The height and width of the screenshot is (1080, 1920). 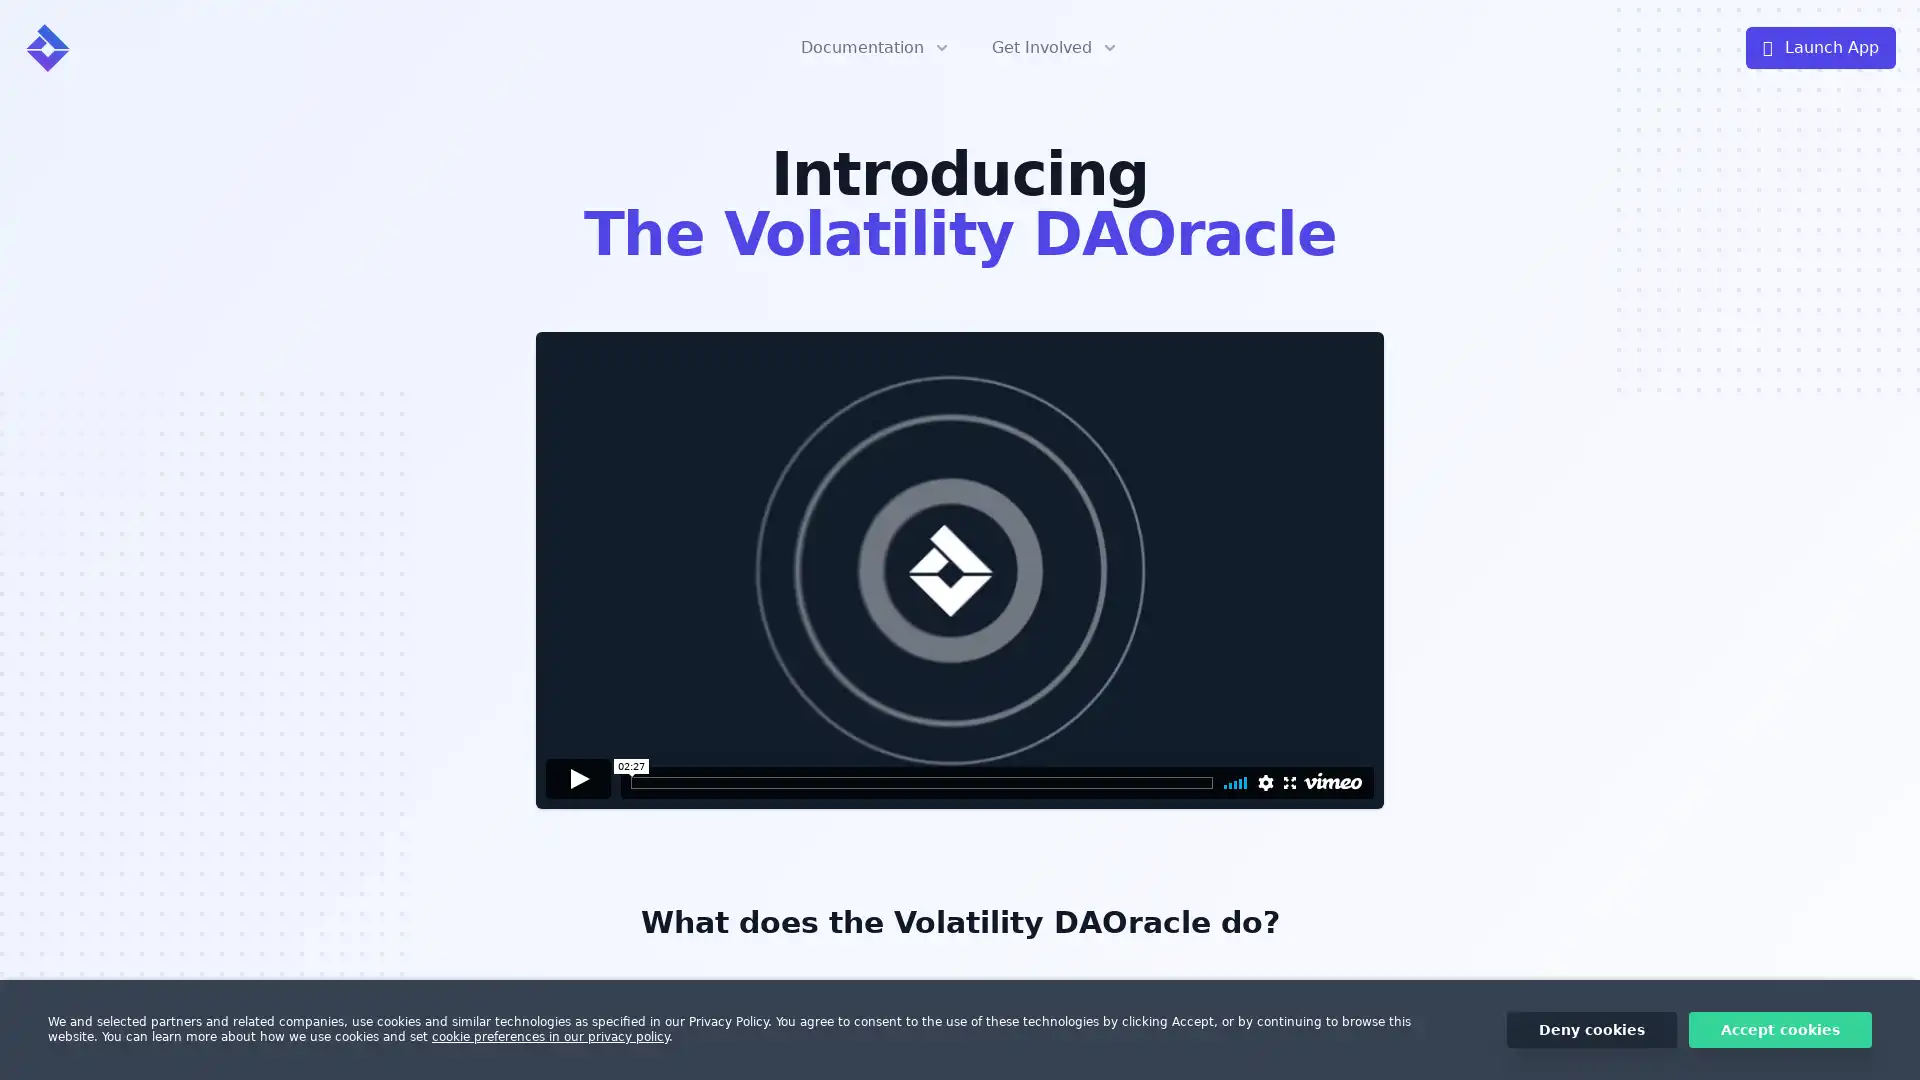 What do you see at coordinates (875, 46) in the screenshot?
I see `Documentation` at bounding box center [875, 46].